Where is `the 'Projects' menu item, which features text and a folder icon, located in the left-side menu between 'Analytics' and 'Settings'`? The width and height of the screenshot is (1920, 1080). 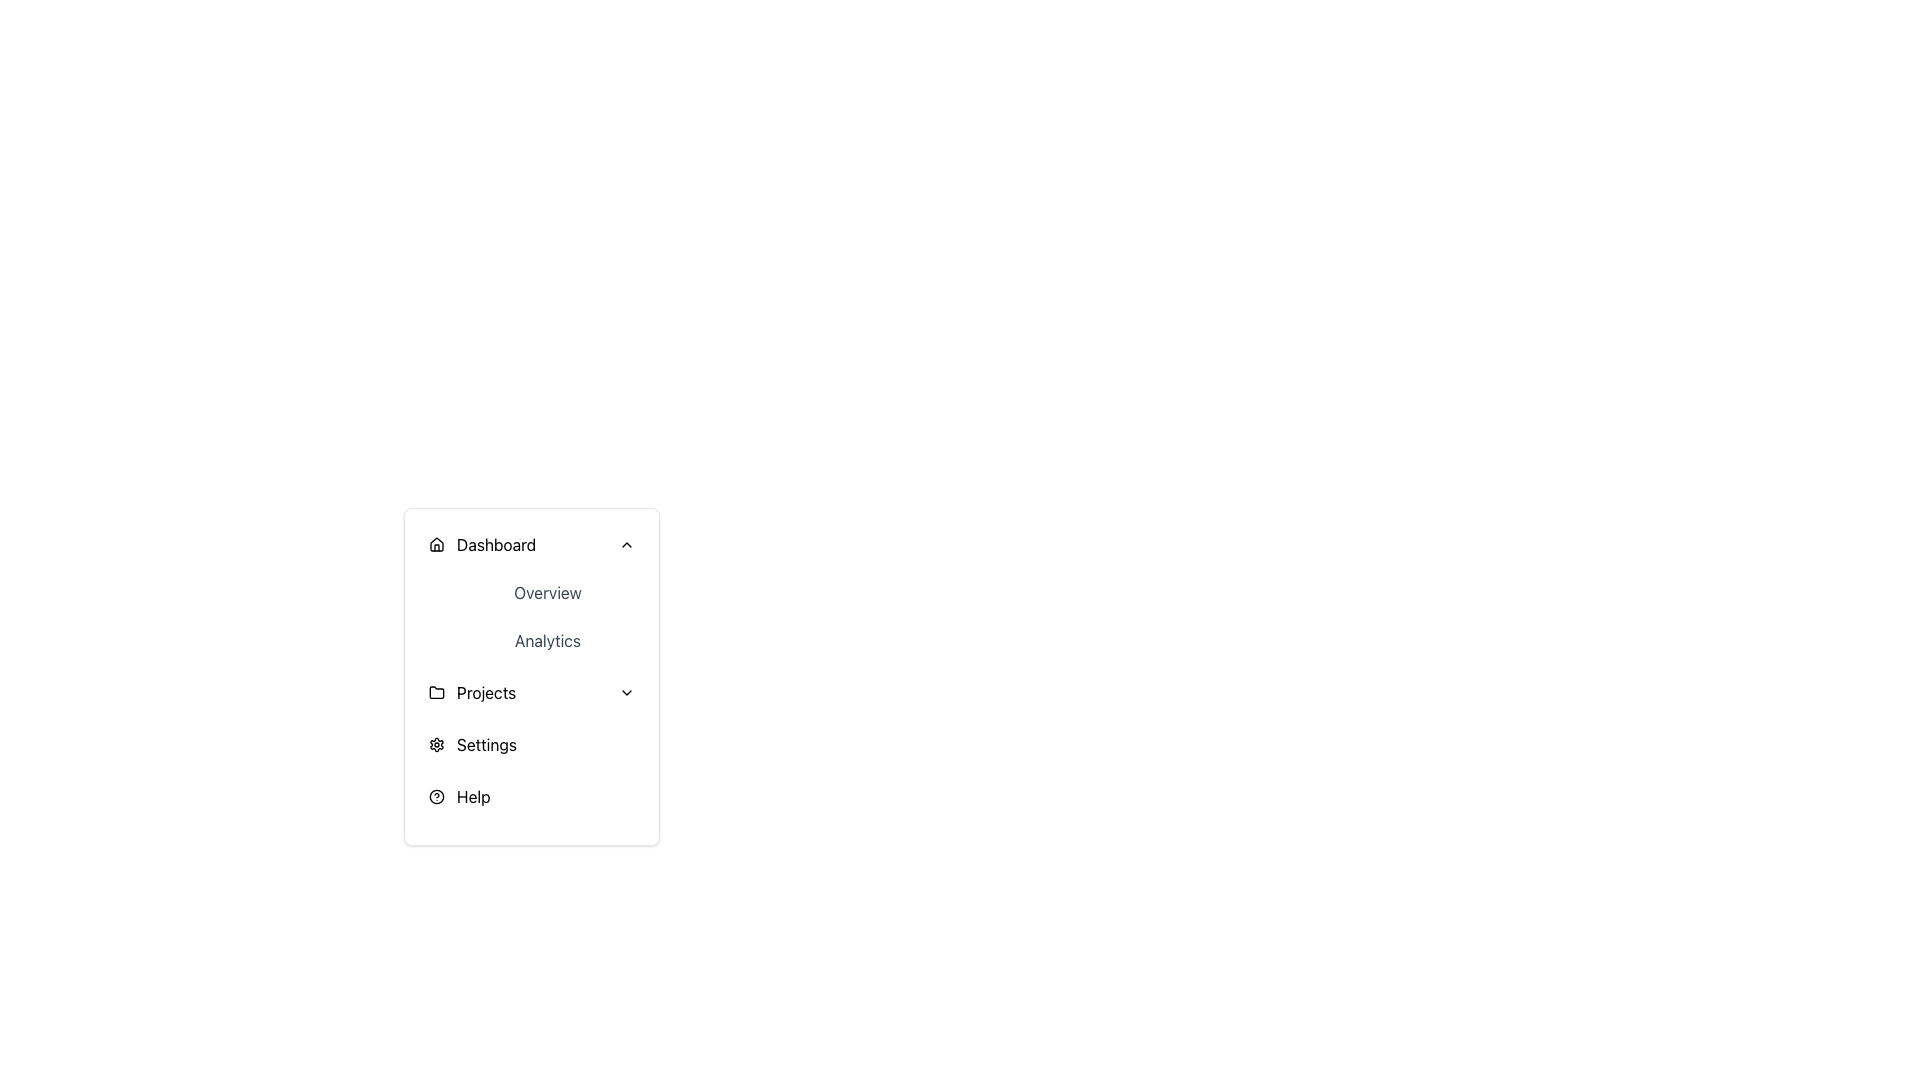 the 'Projects' menu item, which features text and a folder icon, located in the left-side menu between 'Analytics' and 'Settings' is located at coordinates (471, 692).